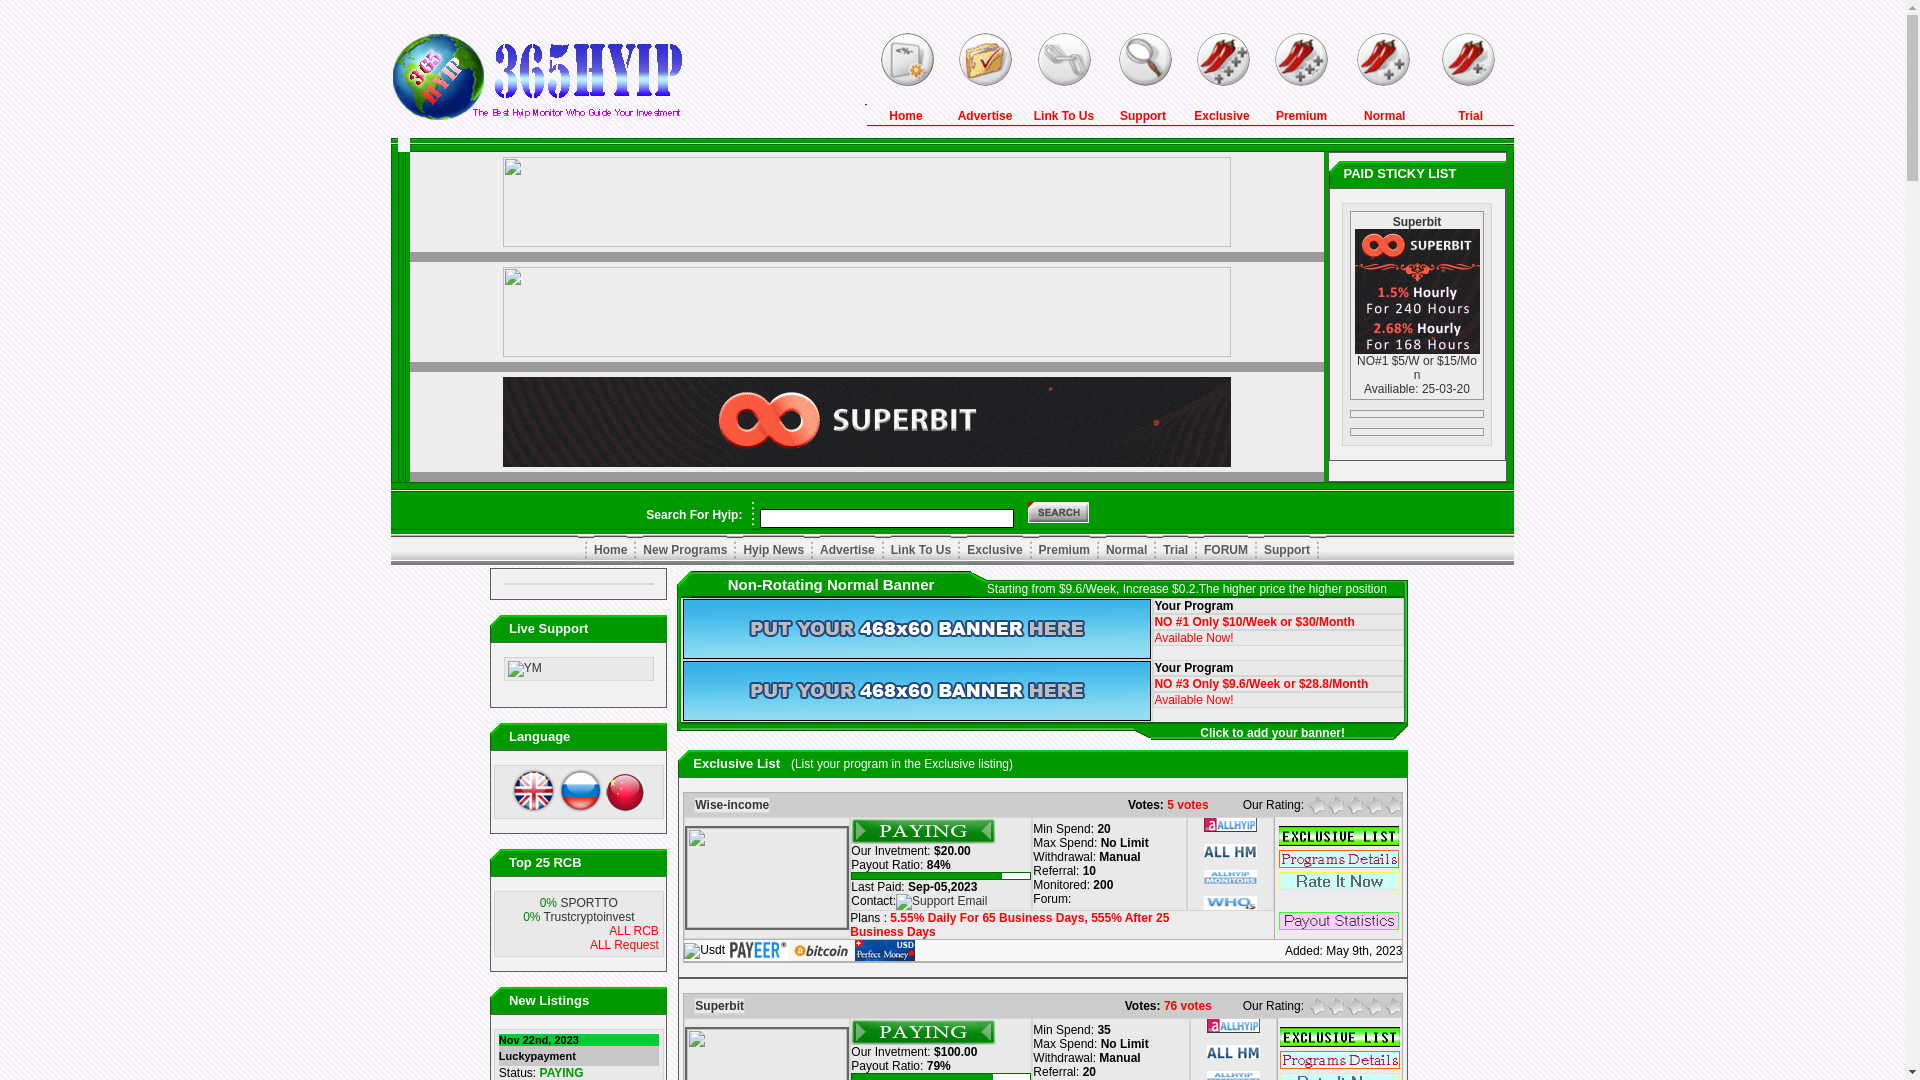 This screenshot has height=1080, width=1920. I want to click on ' ', so click(1337, 901).